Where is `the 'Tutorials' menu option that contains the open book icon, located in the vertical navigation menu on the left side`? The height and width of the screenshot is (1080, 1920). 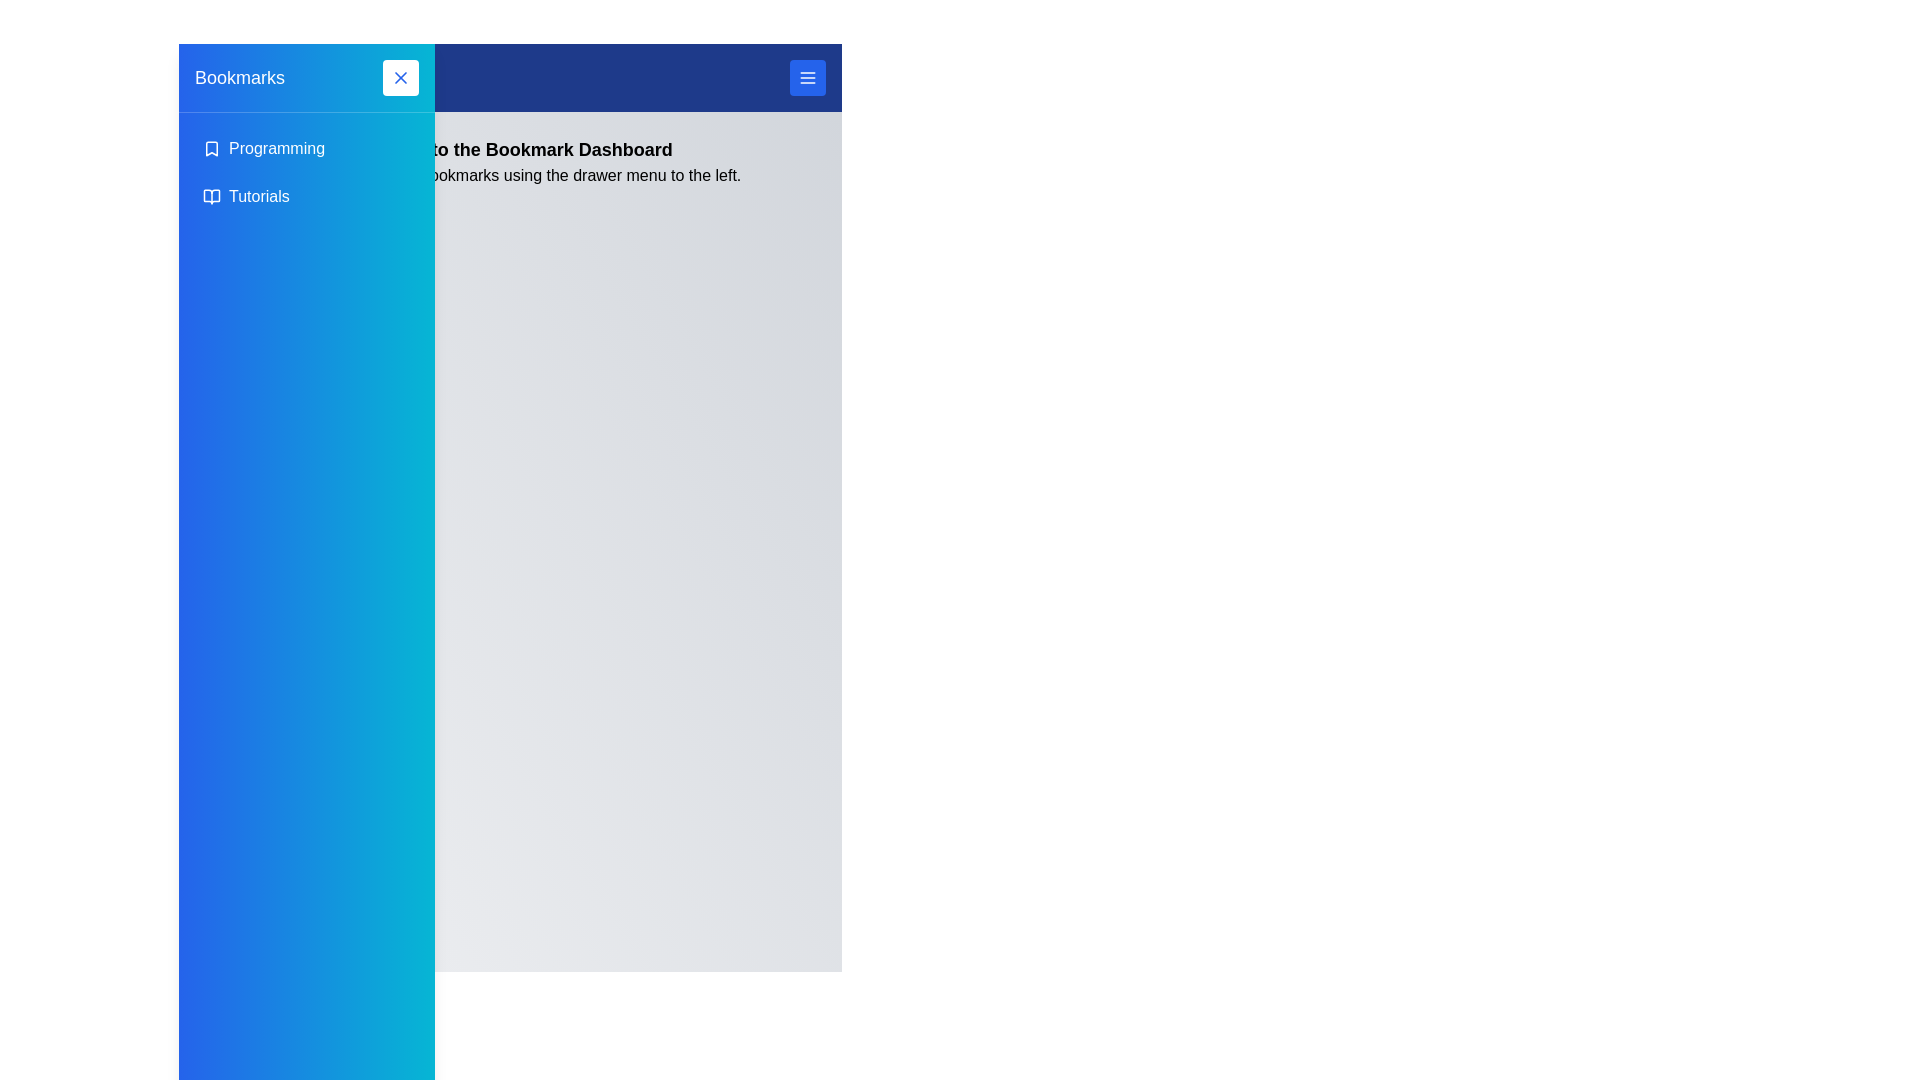 the 'Tutorials' menu option that contains the open book icon, located in the vertical navigation menu on the left side is located at coordinates (211, 196).